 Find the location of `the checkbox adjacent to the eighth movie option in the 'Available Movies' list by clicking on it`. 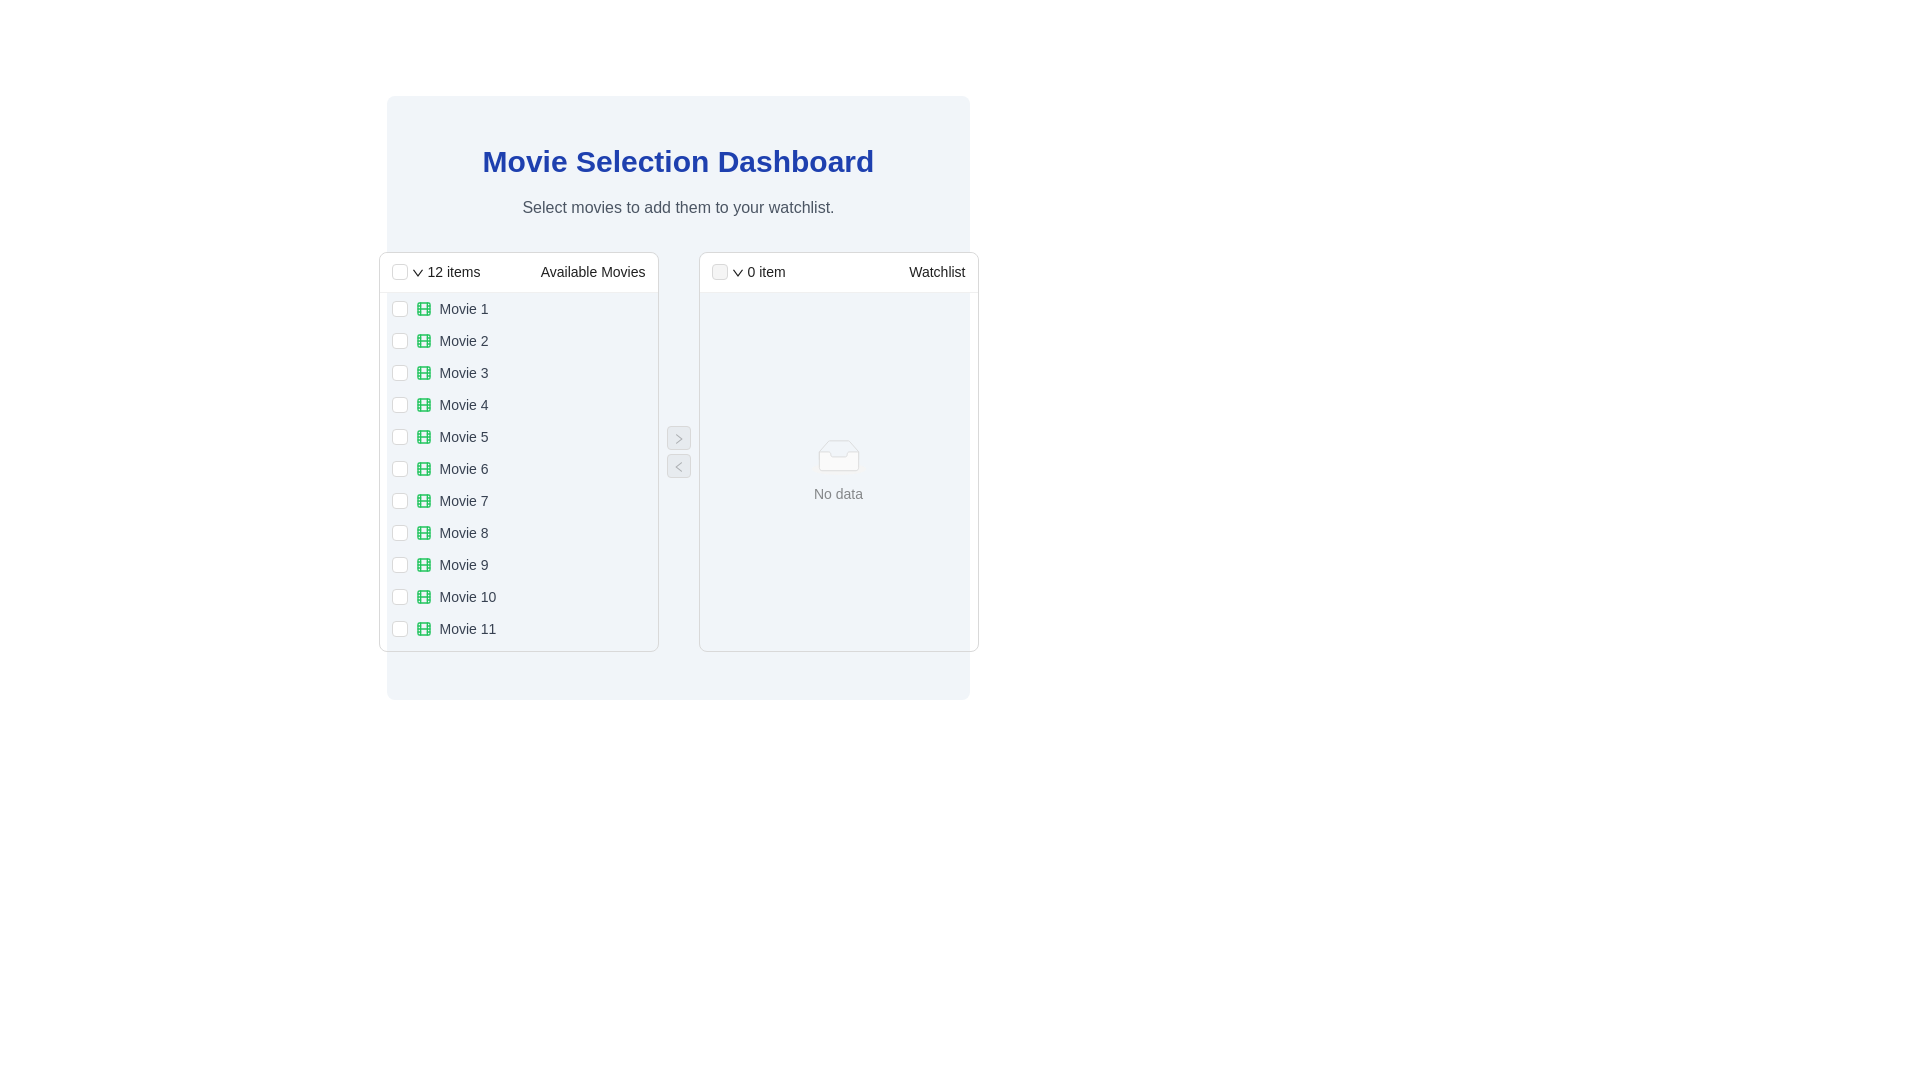

the checkbox adjacent to the eighth movie option in the 'Available Movies' list by clicking on it is located at coordinates (530, 531).